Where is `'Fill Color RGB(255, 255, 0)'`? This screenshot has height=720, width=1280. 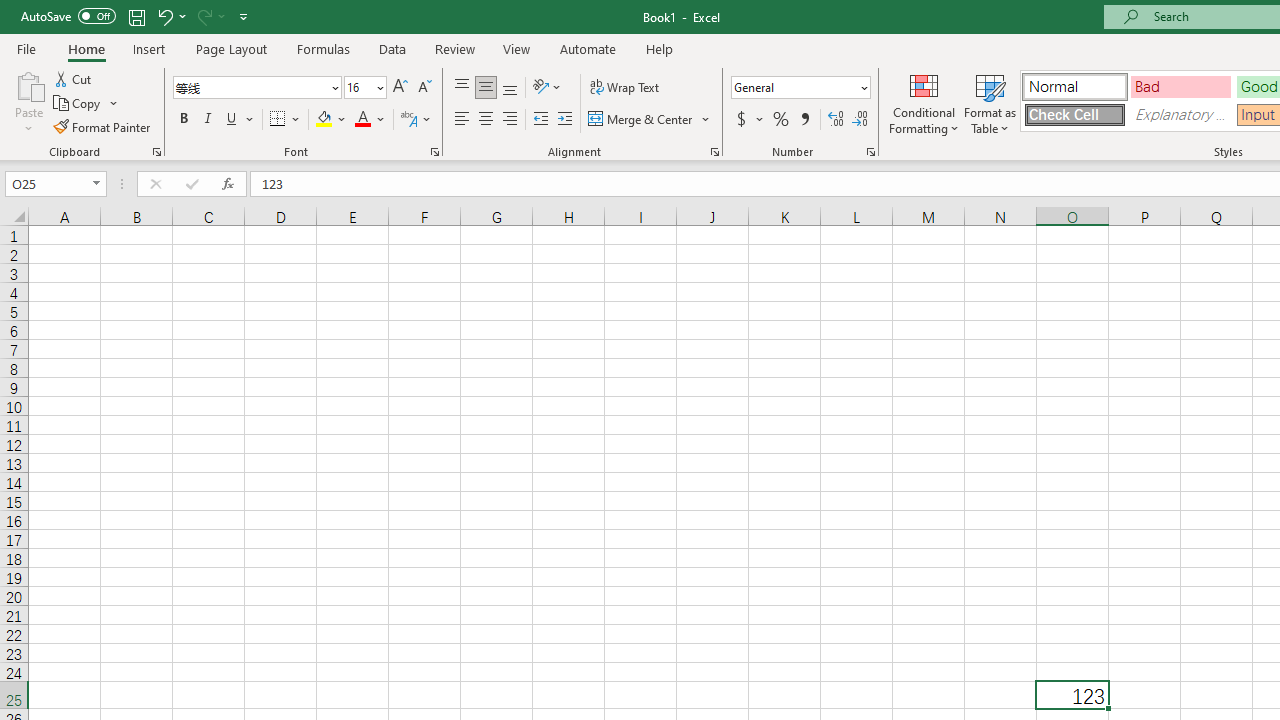
'Fill Color RGB(255, 255, 0)' is located at coordinates (324, 119).